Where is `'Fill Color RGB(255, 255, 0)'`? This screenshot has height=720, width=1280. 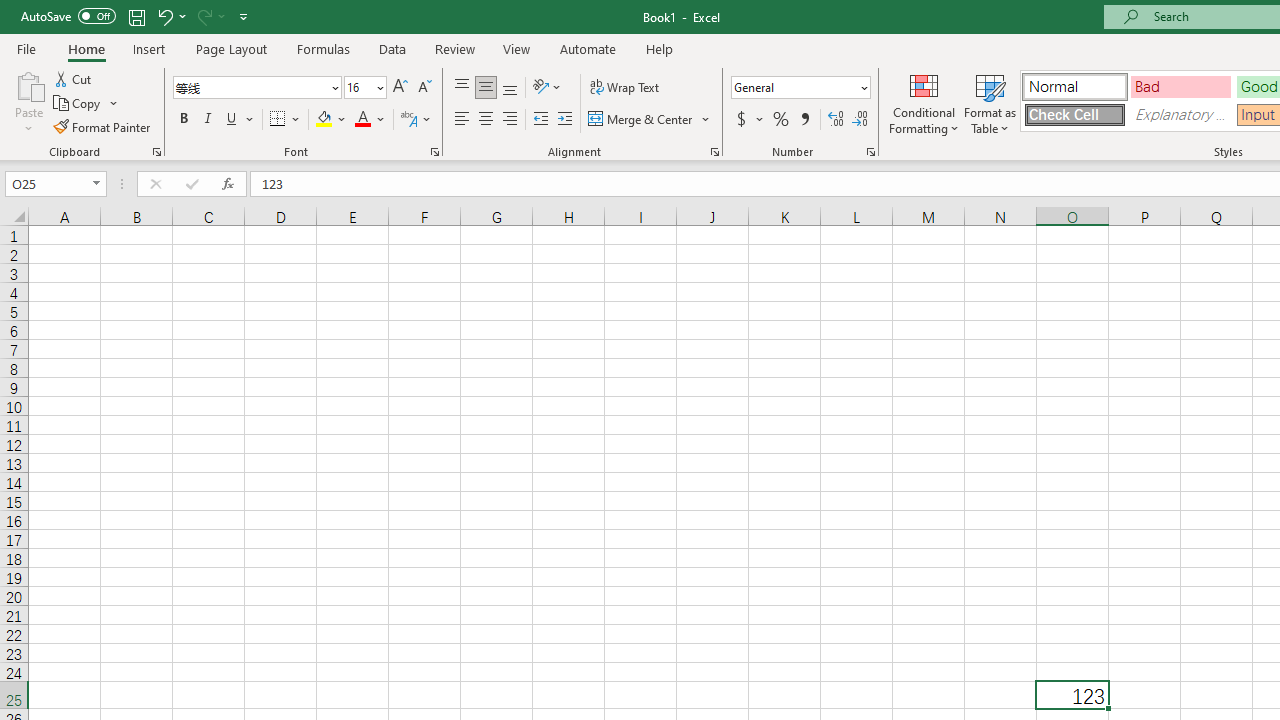
'Fill Color RGB(255, 255, 0)' is located at coordinates (324, 119).